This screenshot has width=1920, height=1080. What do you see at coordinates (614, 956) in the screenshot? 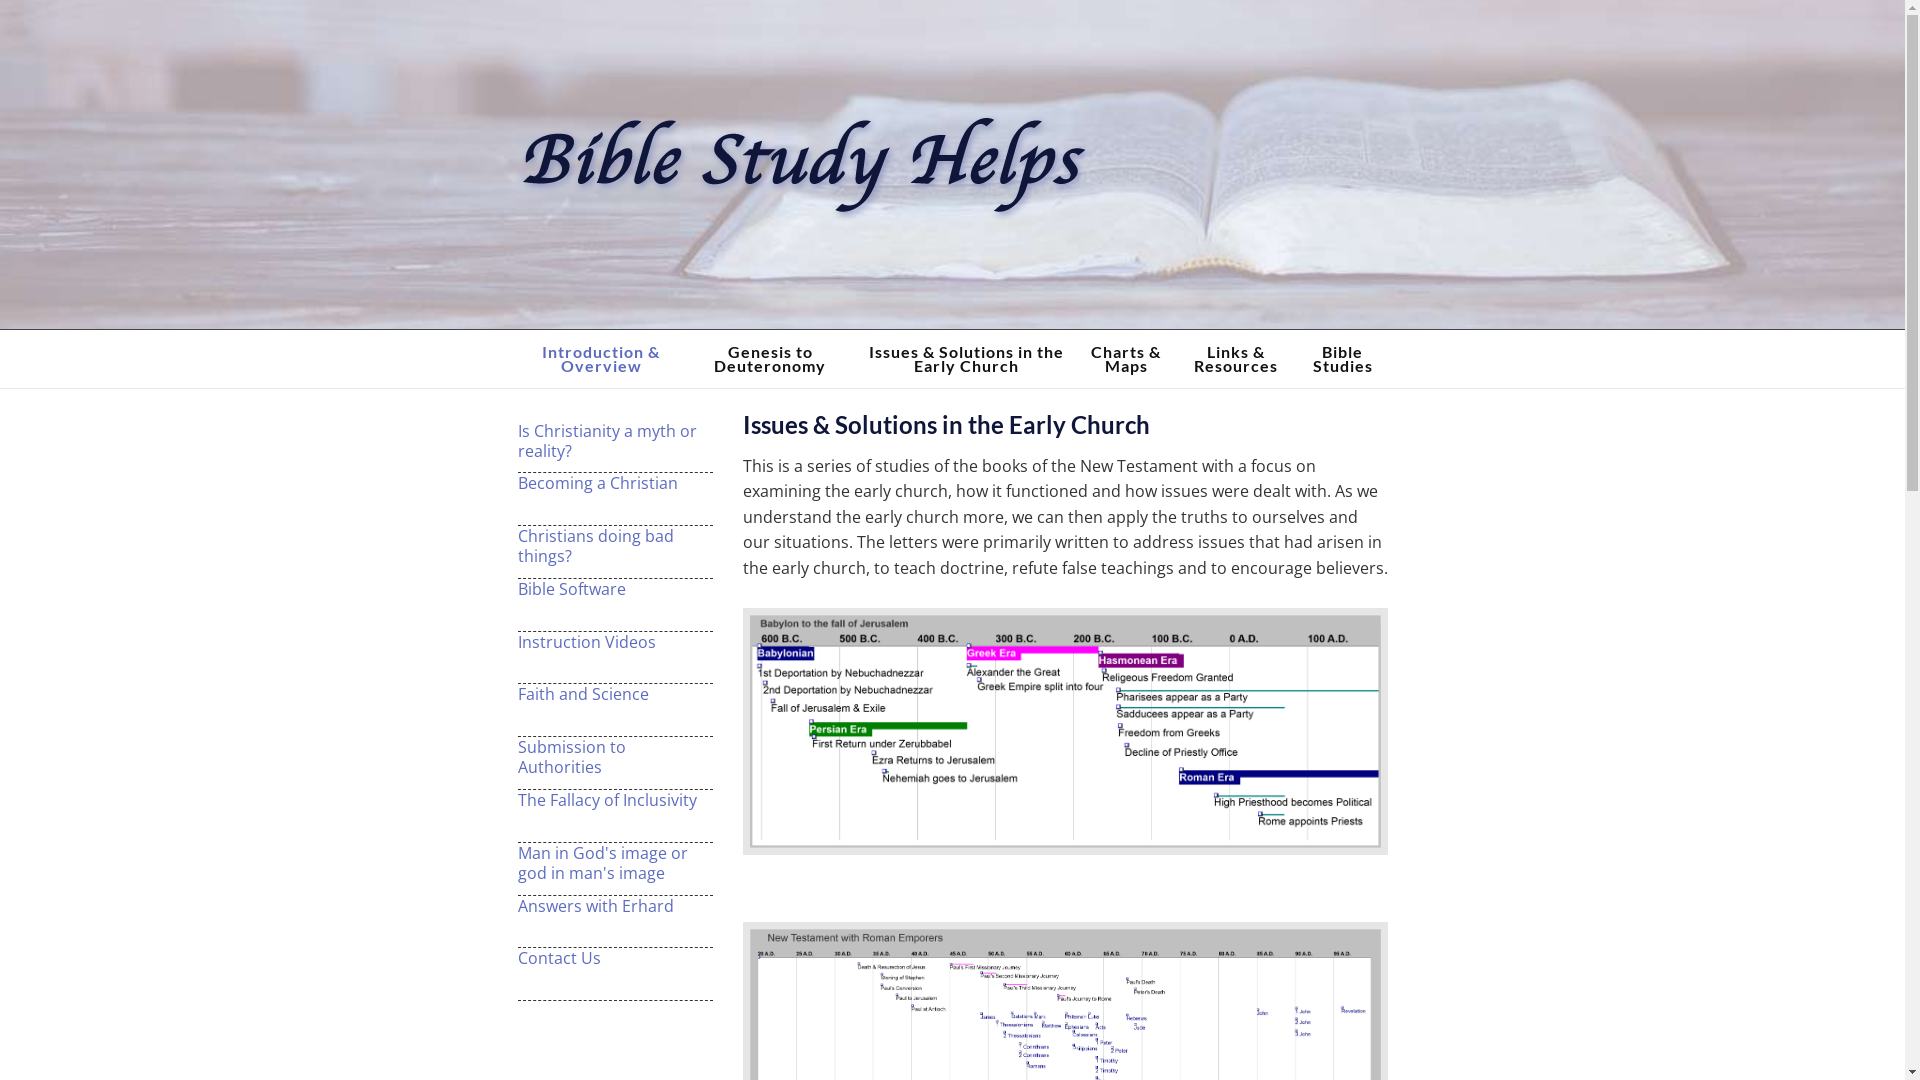
I see `'Contact Us'` at bounding box center [614, 956].